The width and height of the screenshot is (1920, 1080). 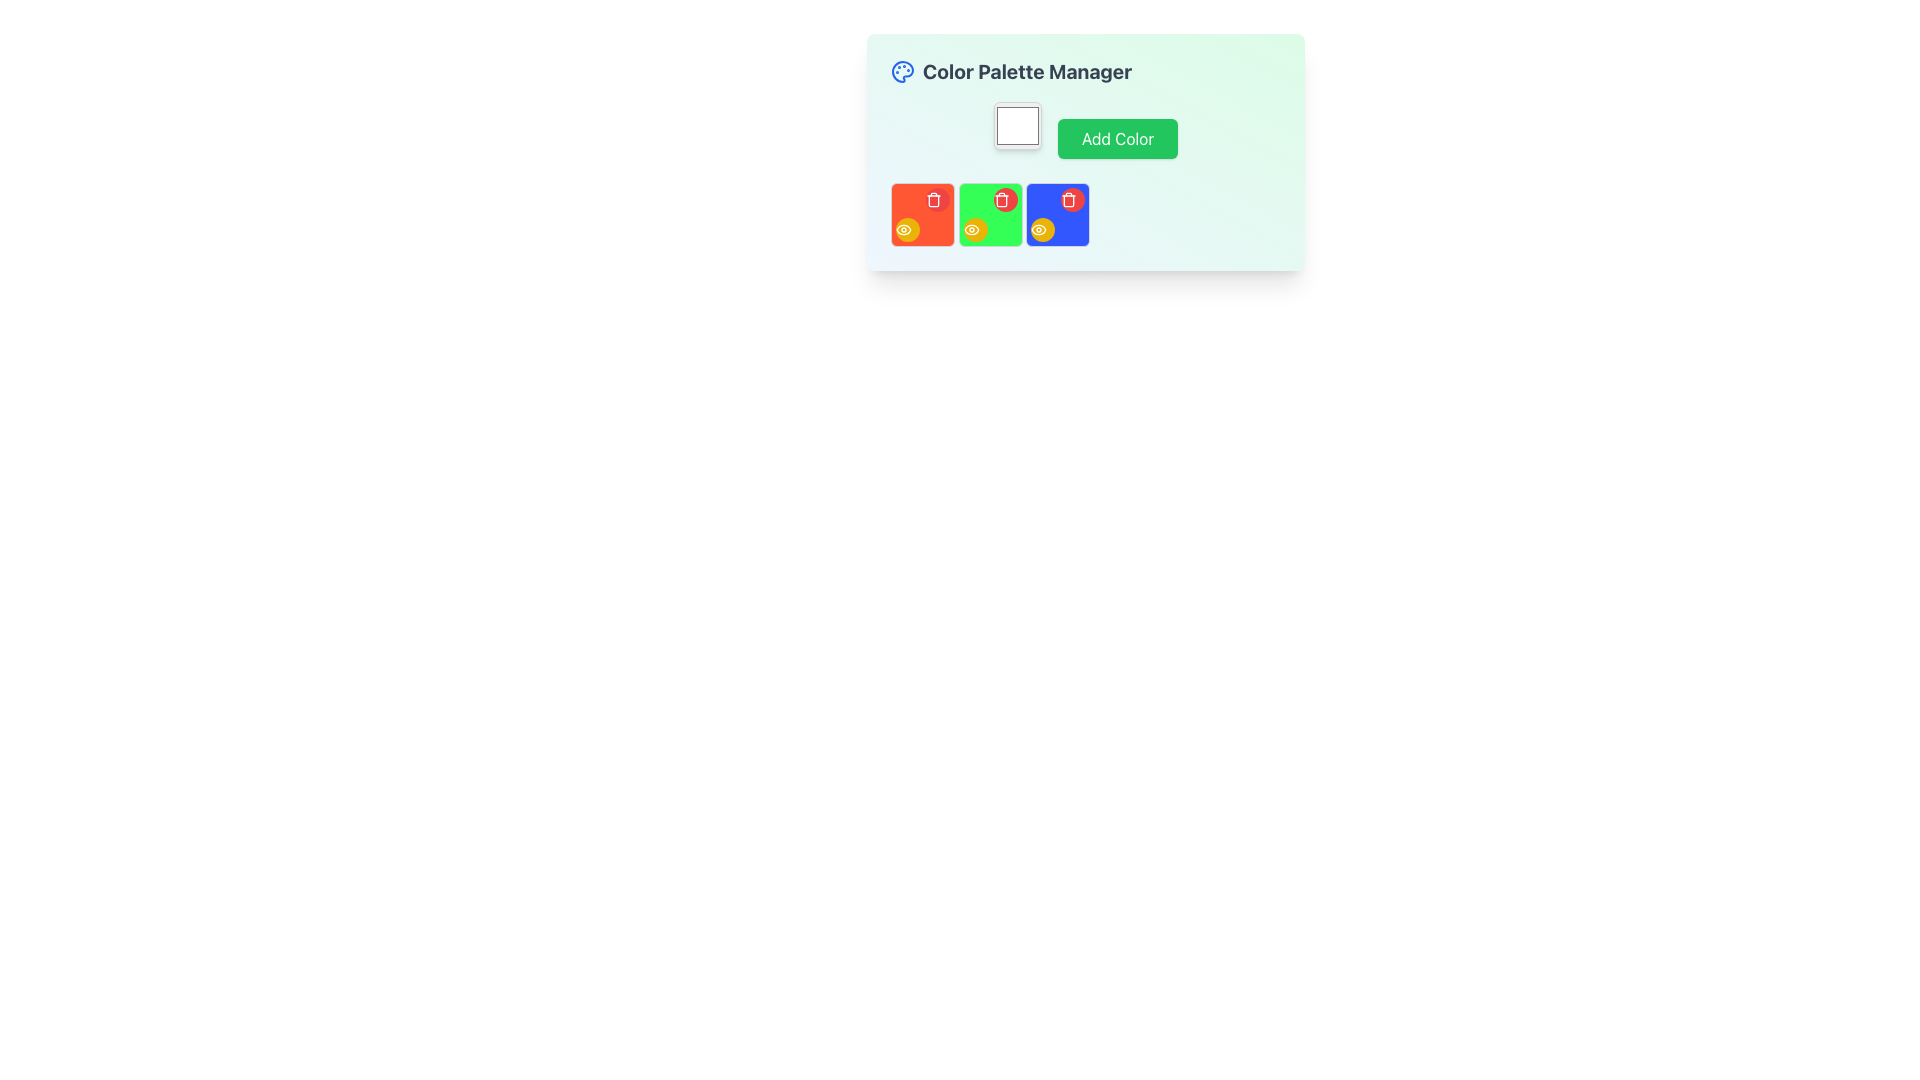 What do you see at coordinates (901, 71) in the screenshot?
I see `the SVG graphic element resembling a palette located above the title 'Color Palette Manager' in the top-left corner of the interface` at bounding box center [901, 71].